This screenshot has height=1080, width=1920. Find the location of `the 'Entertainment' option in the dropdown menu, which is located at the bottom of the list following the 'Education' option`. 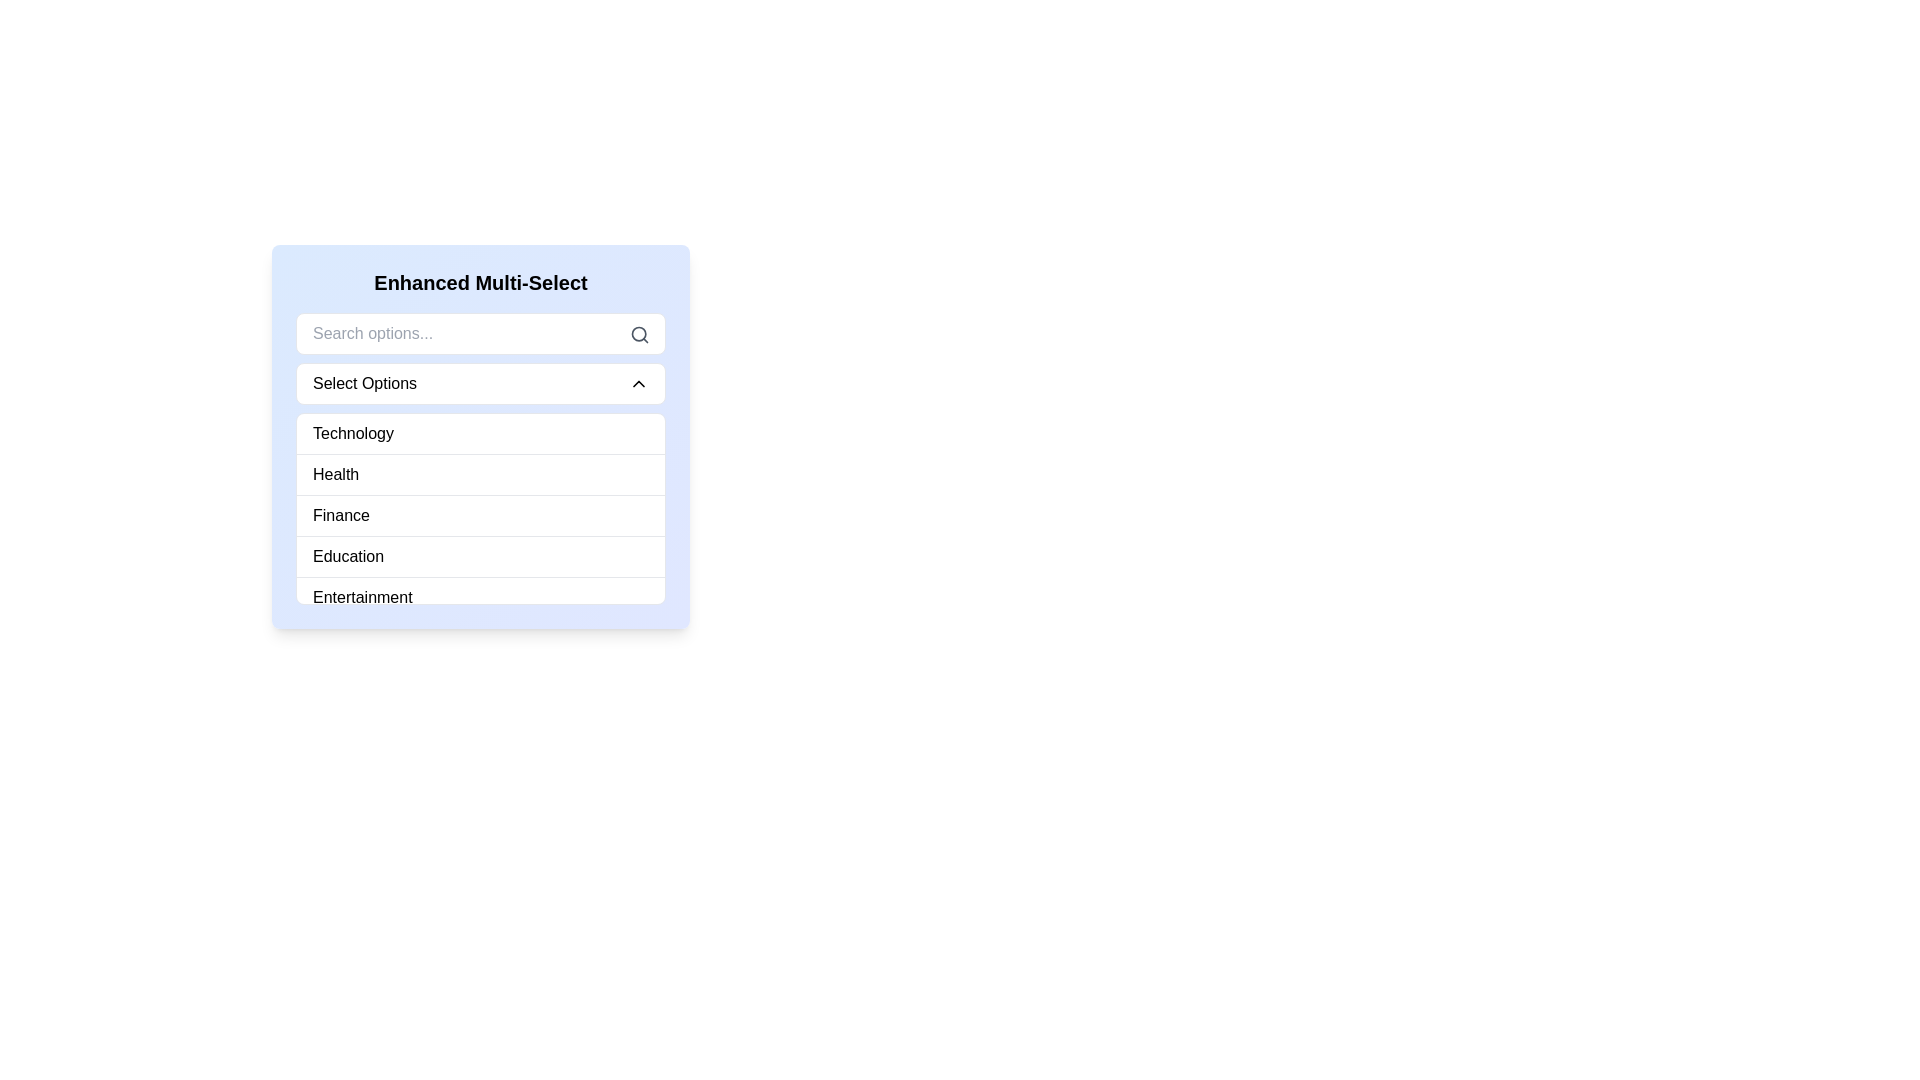

the 'Entertainment' option in the dropdown menu, which is located at the bottom of the list following the 'Education' option is located at coordinates (362, 596).